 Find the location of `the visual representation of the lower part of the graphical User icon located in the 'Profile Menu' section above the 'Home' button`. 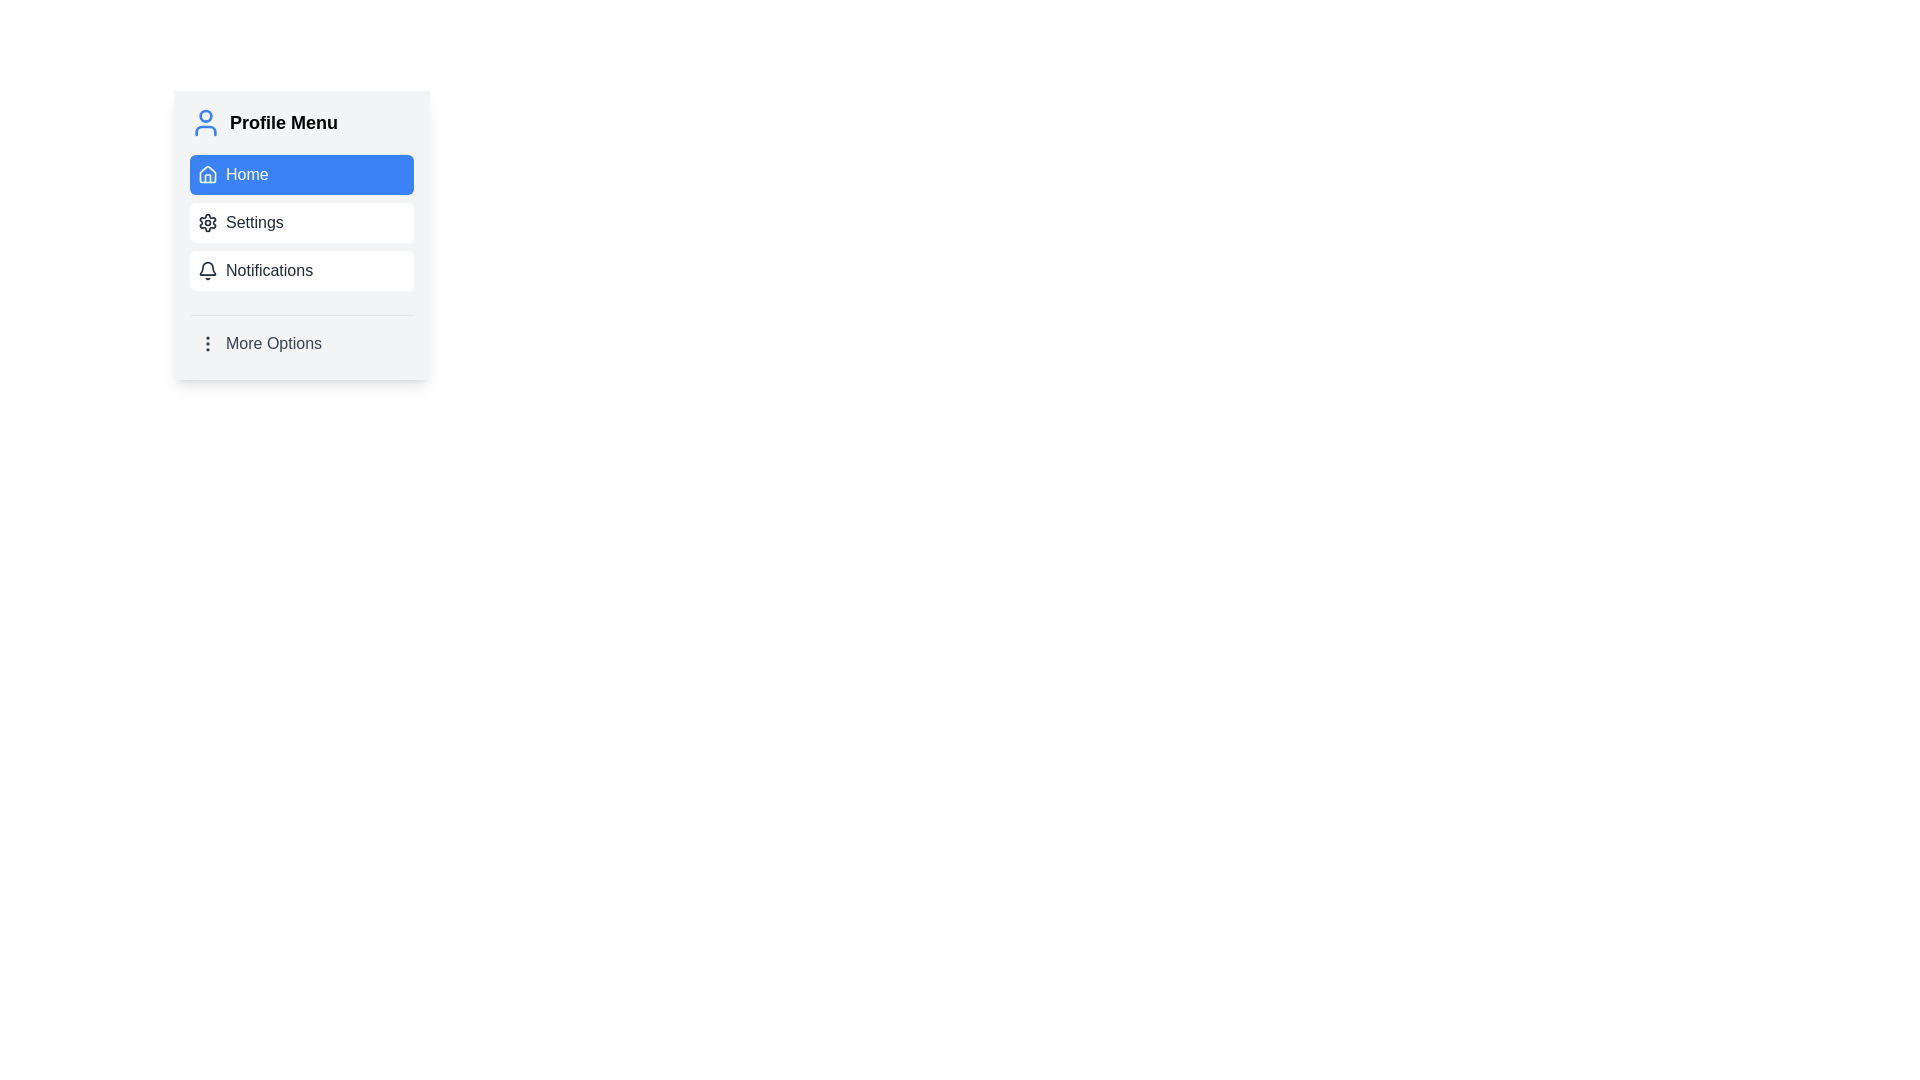

the visual representation of the lower part of the graphical User icon located in the 'Profile Menu' section above the 'Home' button is located at coordinates (206, 131).